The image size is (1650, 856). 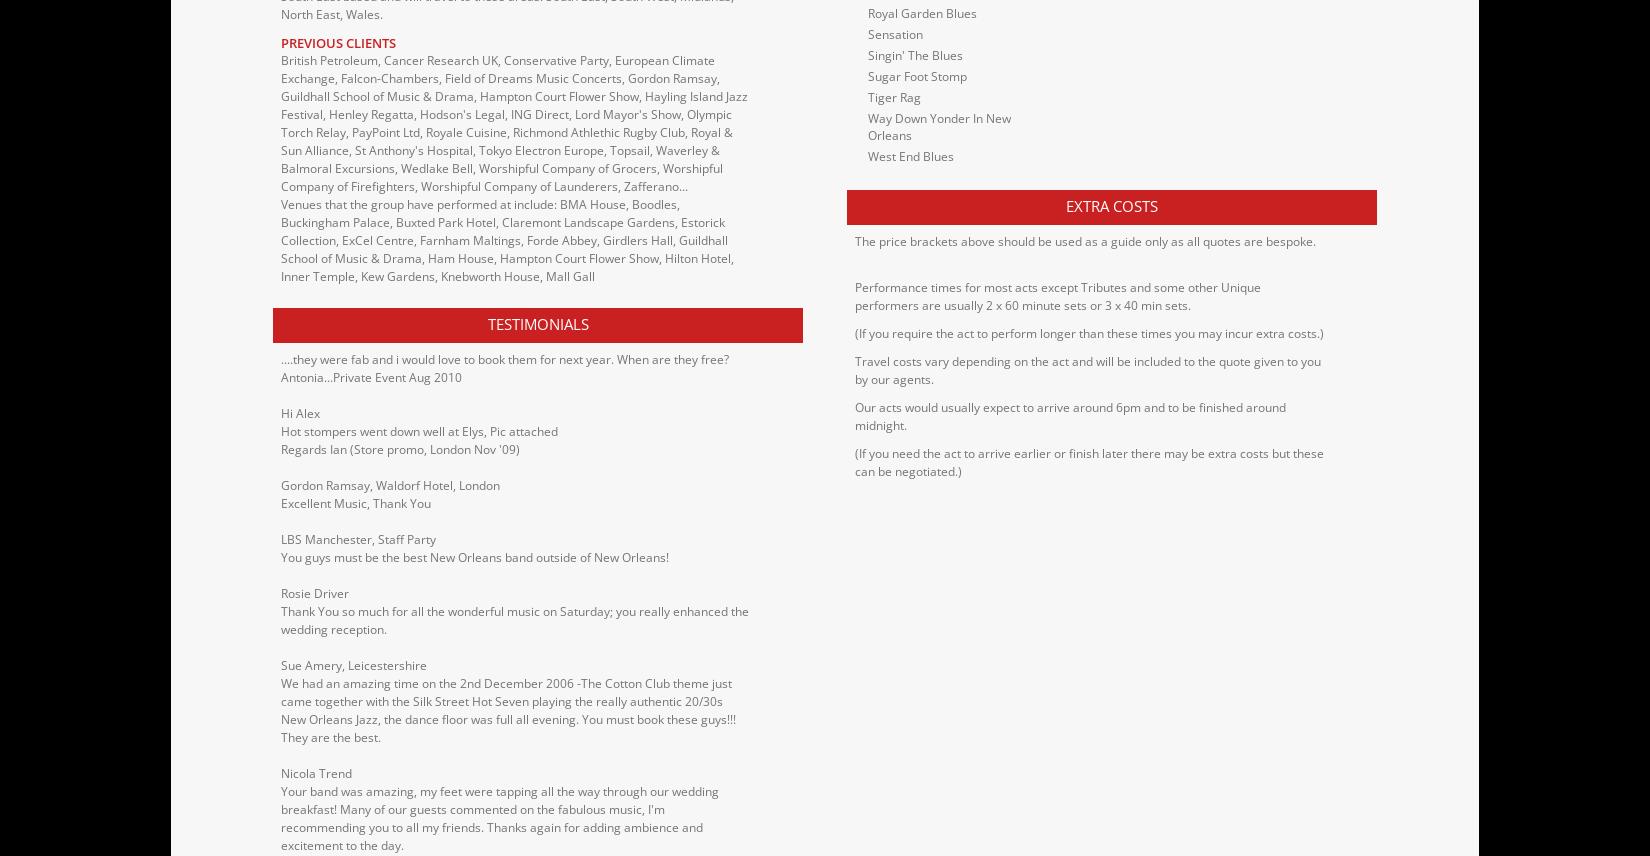 I want to click on 'Way Down Yonder In New Orleans', so click(x=939, y=125).